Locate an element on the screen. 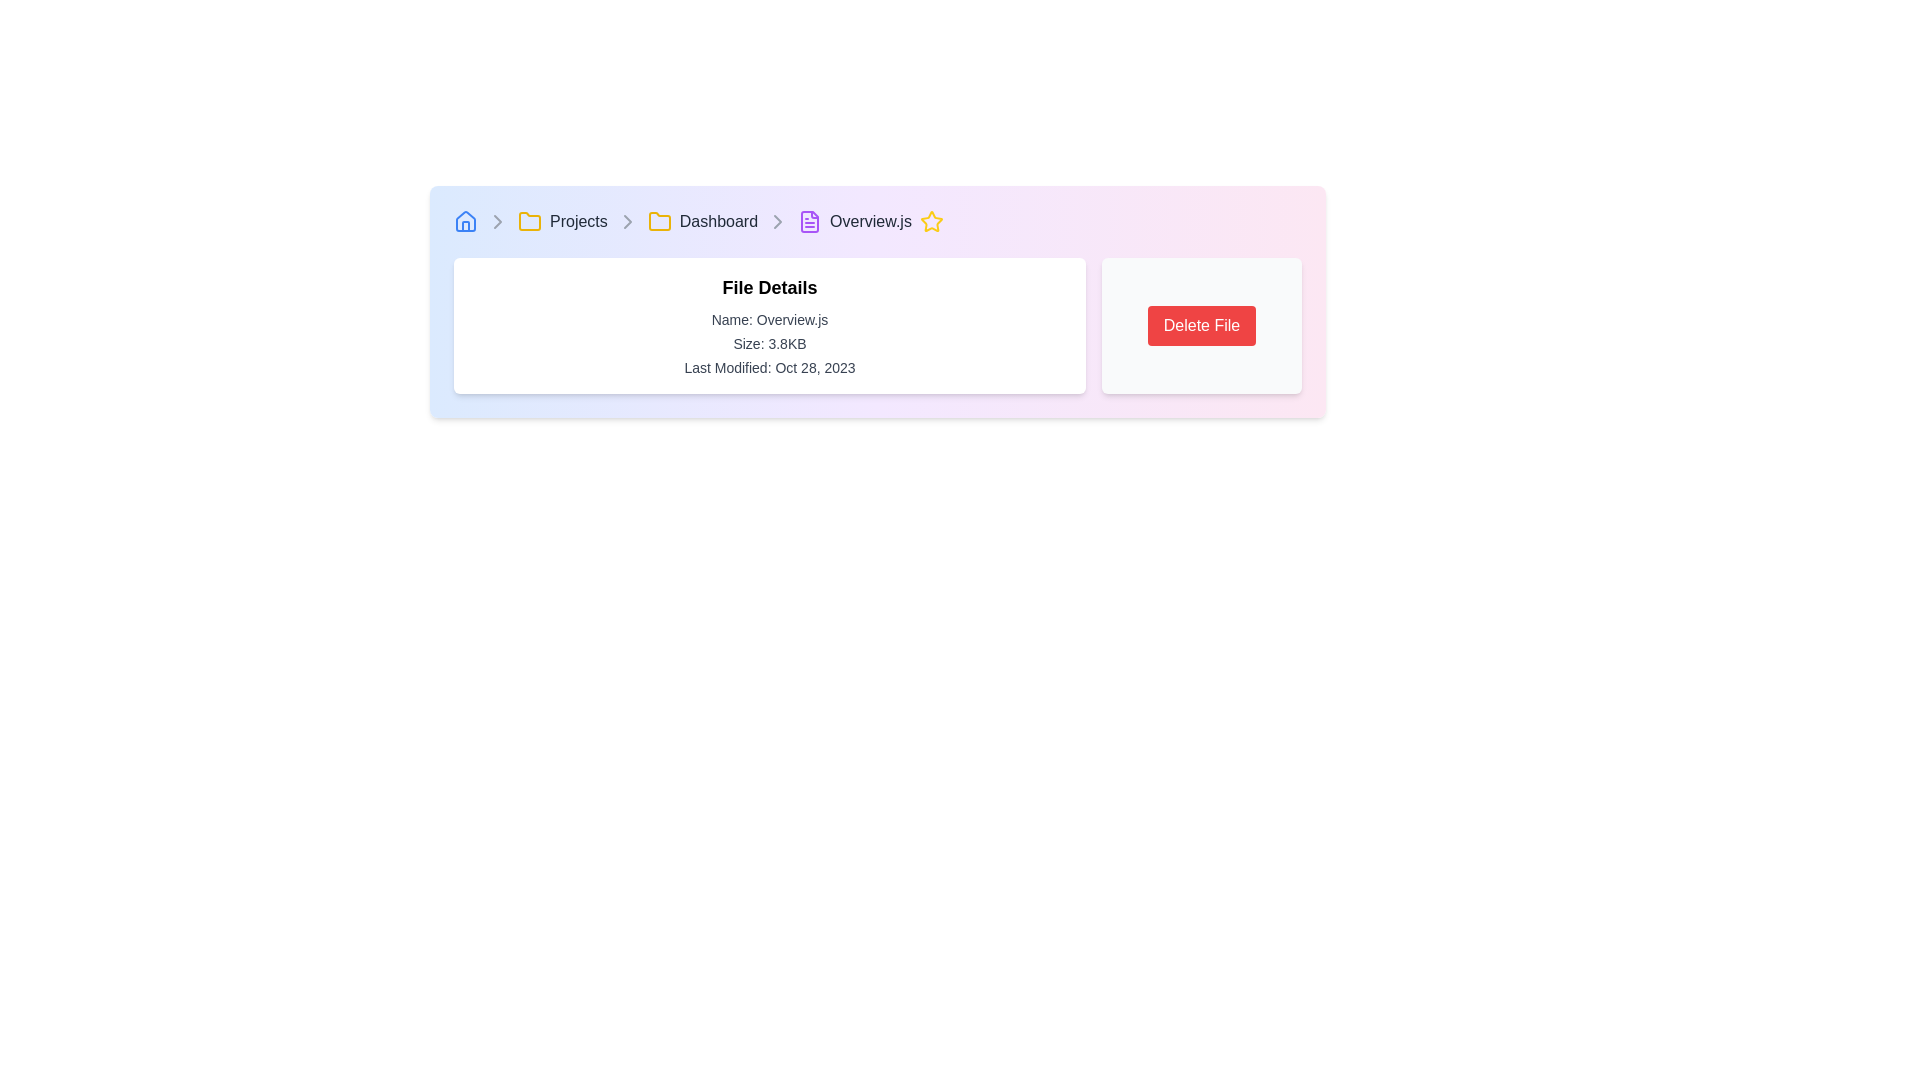 Image resolution: width=1920 pixels, height=1080 pixels. the text label that indicates the last modification date of a file, located in the 'File Details' section, below 'Name: Overview.js' and 'Size: 3.8KB.' is located at coordinates (768, 367).